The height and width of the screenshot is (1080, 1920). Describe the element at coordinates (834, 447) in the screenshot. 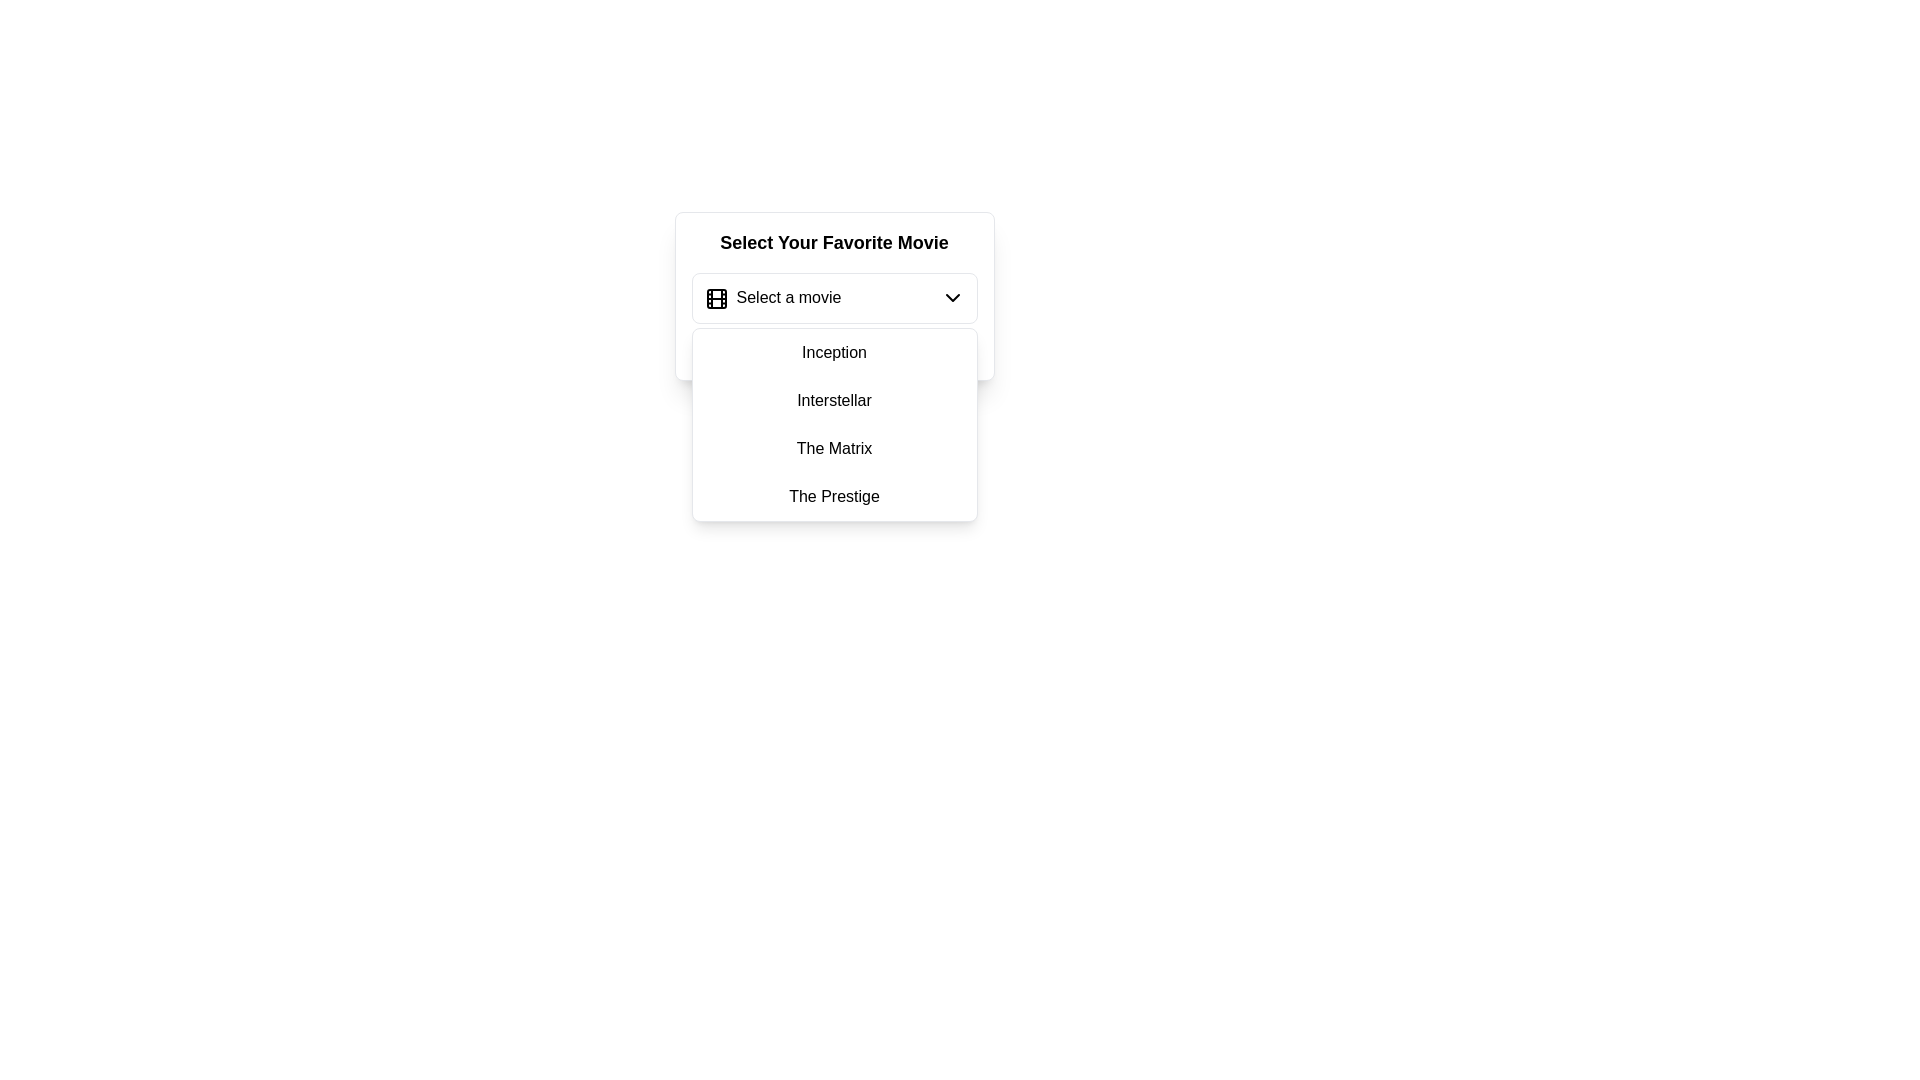

I see `the selectable dropdown menu item labeled 'The Matrix' to change its background style` at that location.